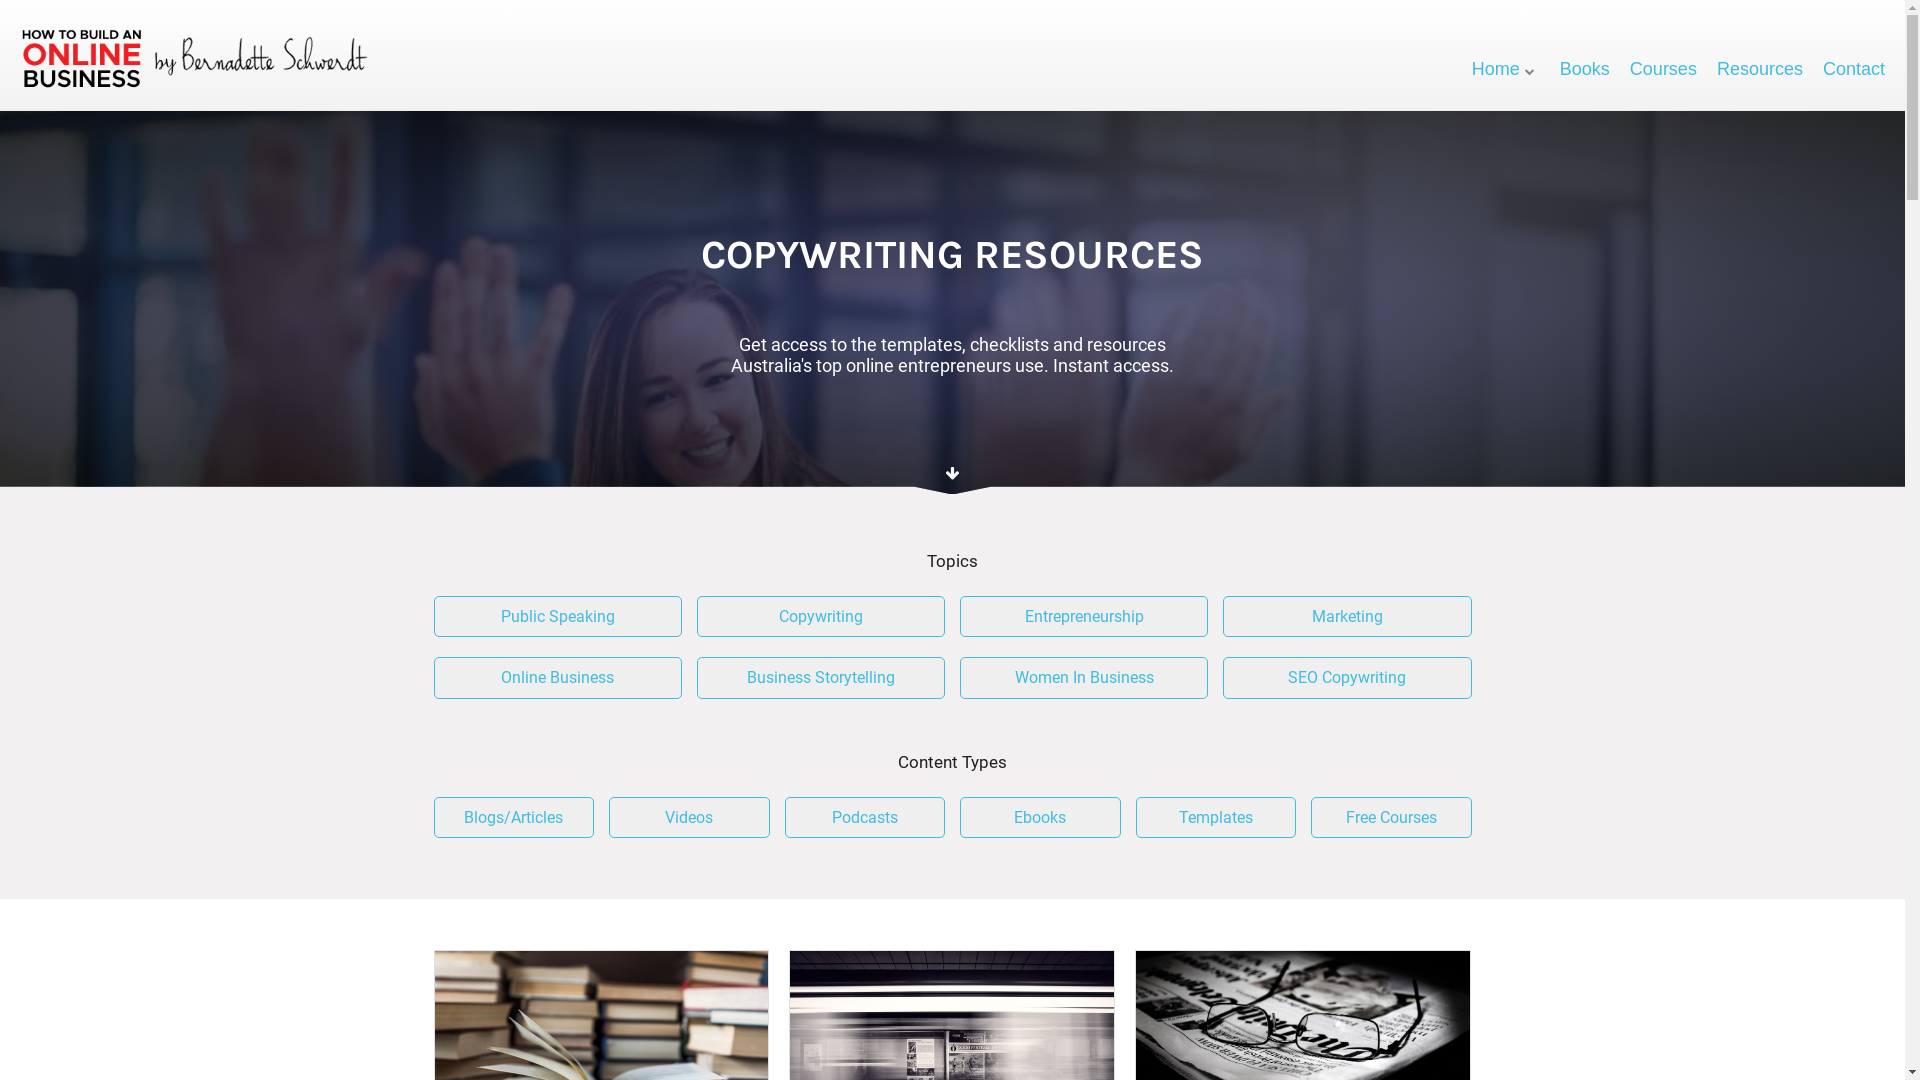  What do you see at coordinates (608, 817) in the screenshot?
I see `'Videos'` at bounding box center [608, 817].